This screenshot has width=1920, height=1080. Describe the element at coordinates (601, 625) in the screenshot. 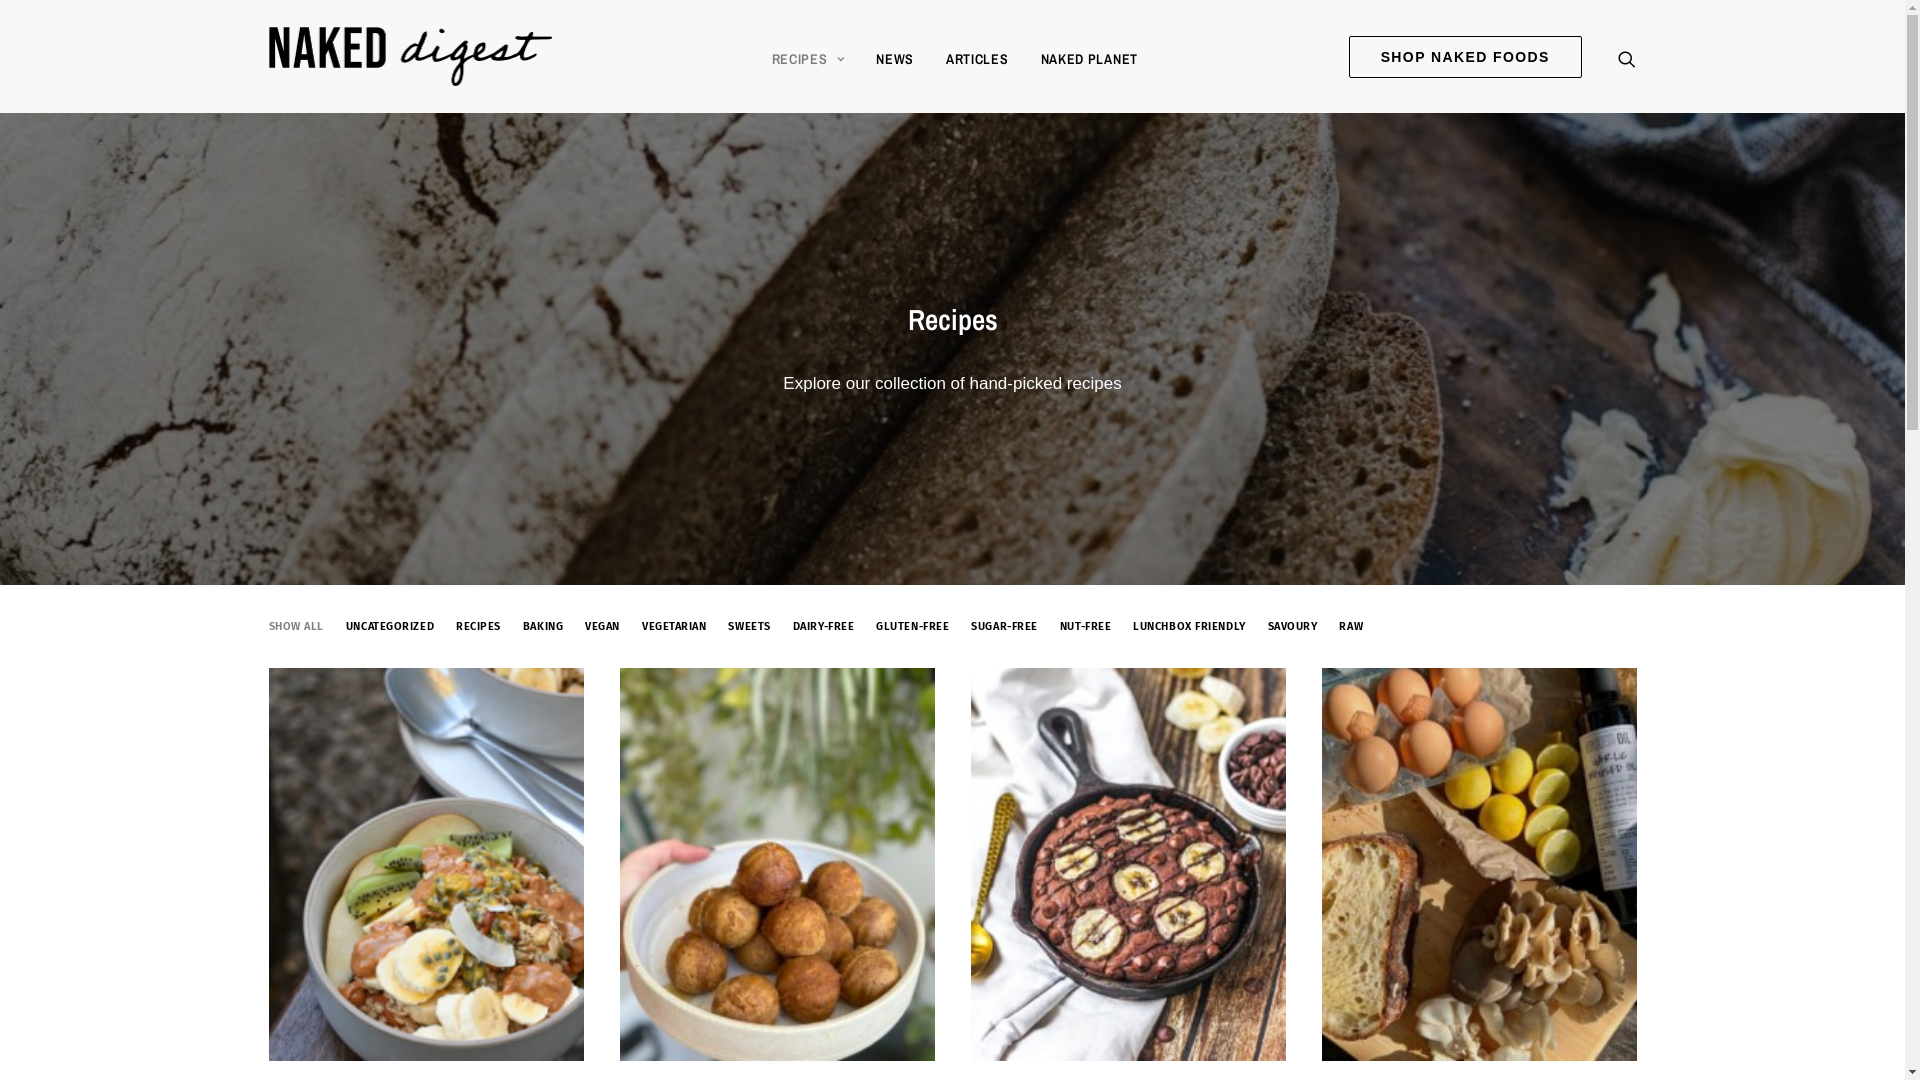

I see `'VEGAN'` at that location.